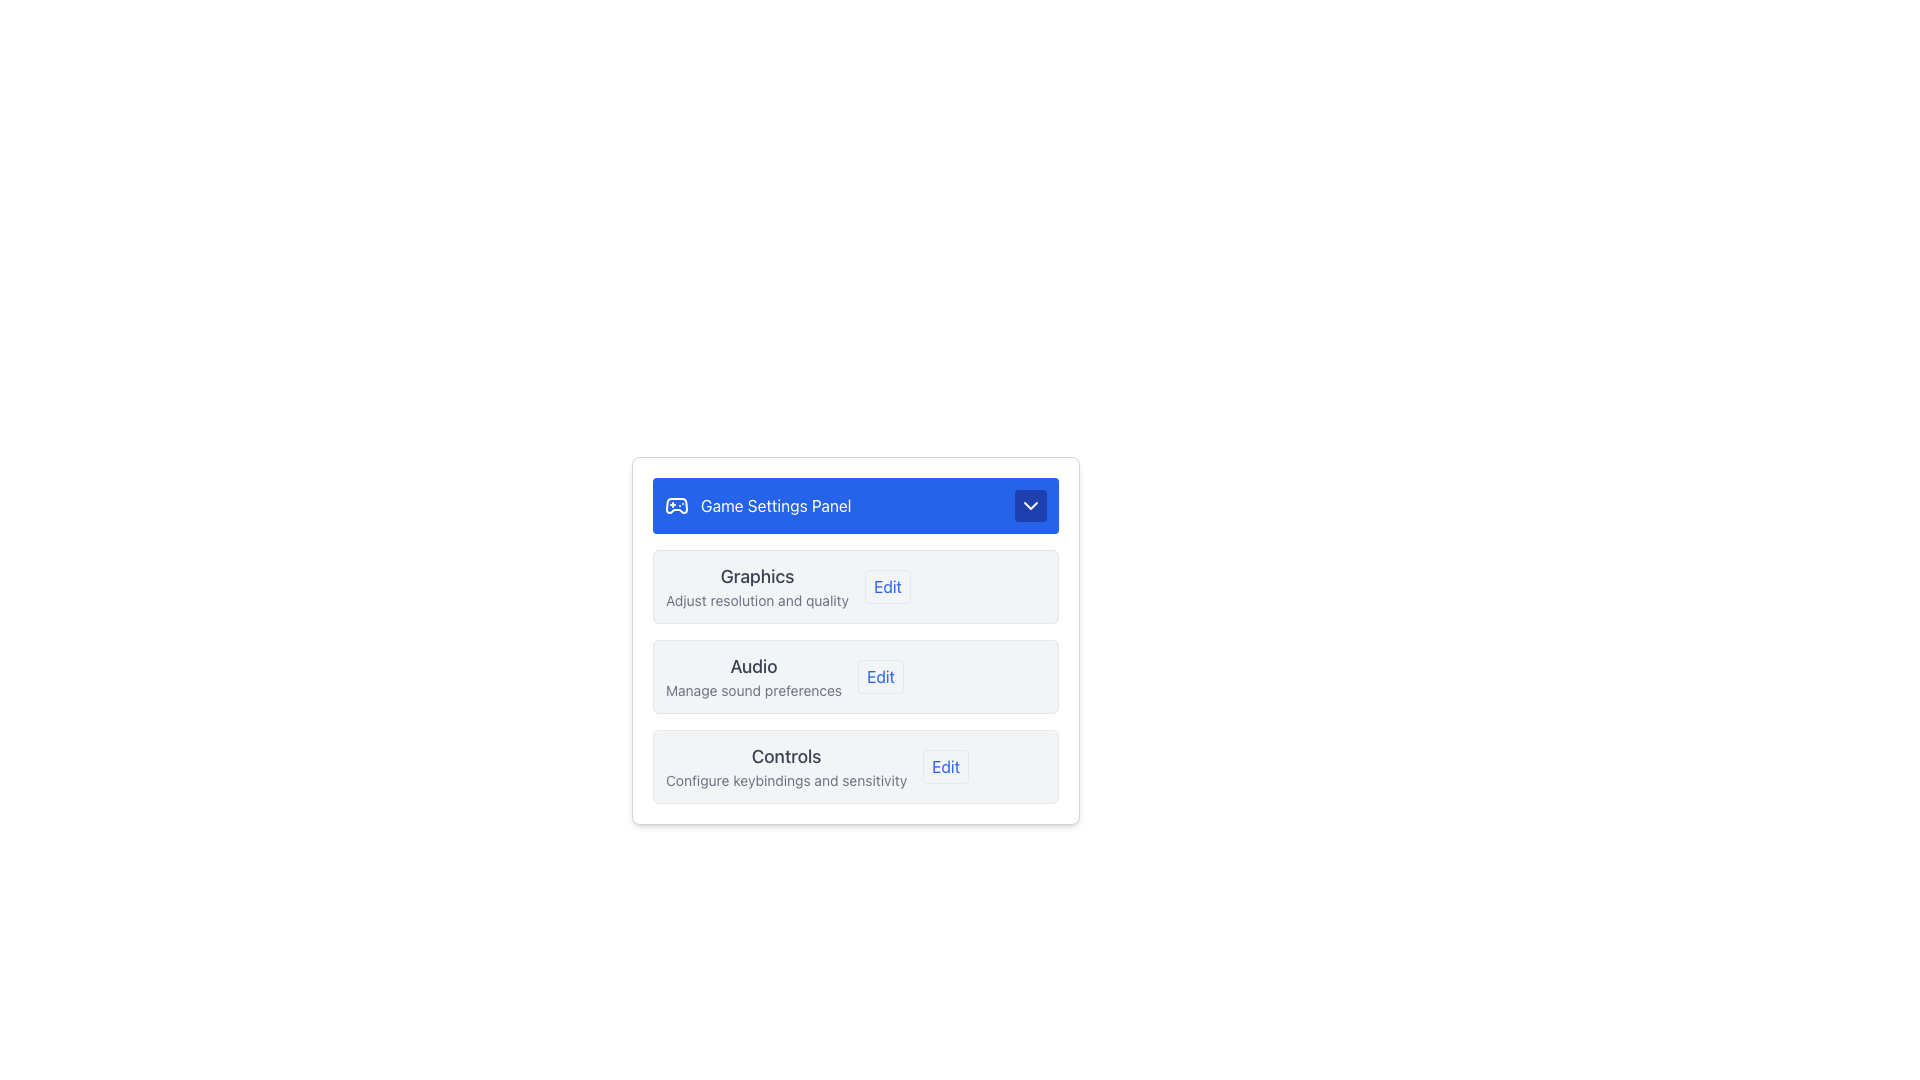 This screenshot has width=1920, height=1080. I want to click on the 'Graphics' text label, which is the first option in the Game Settings Panel, displayed prominently in gray color and large size, so click(756, 577).